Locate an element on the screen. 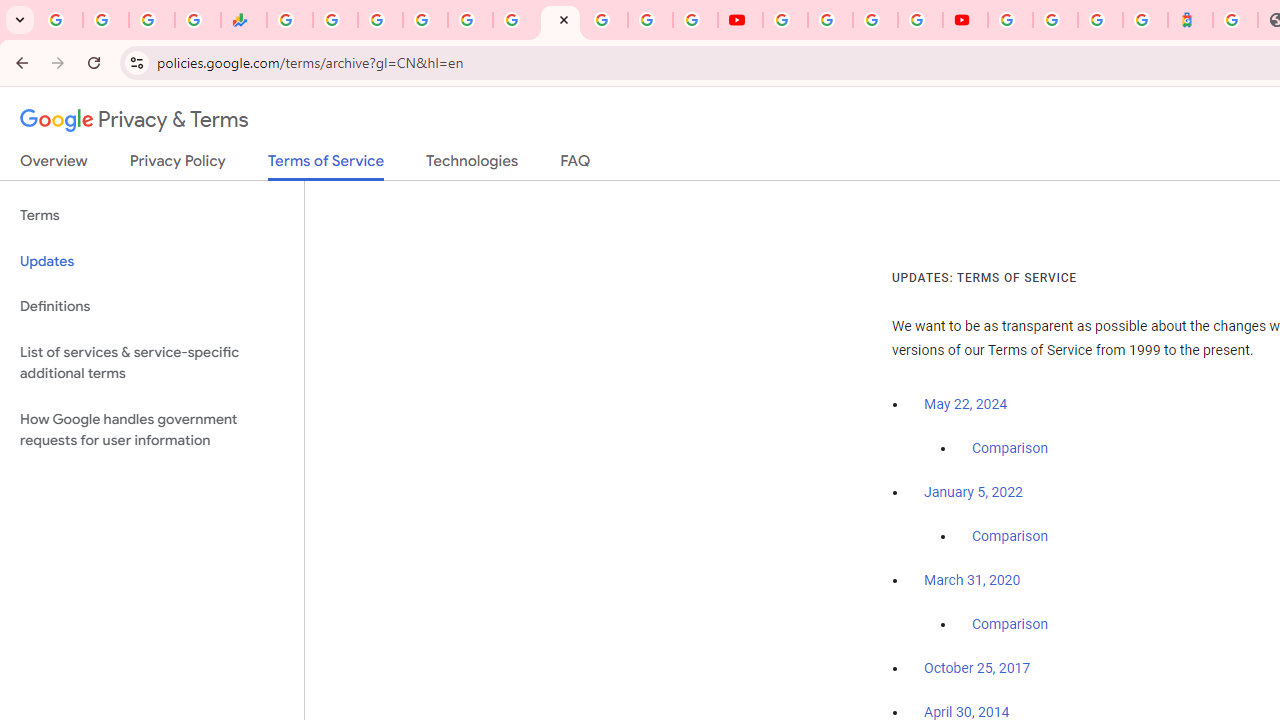  'March 31, 2020' is located at coordinates (972, 580).